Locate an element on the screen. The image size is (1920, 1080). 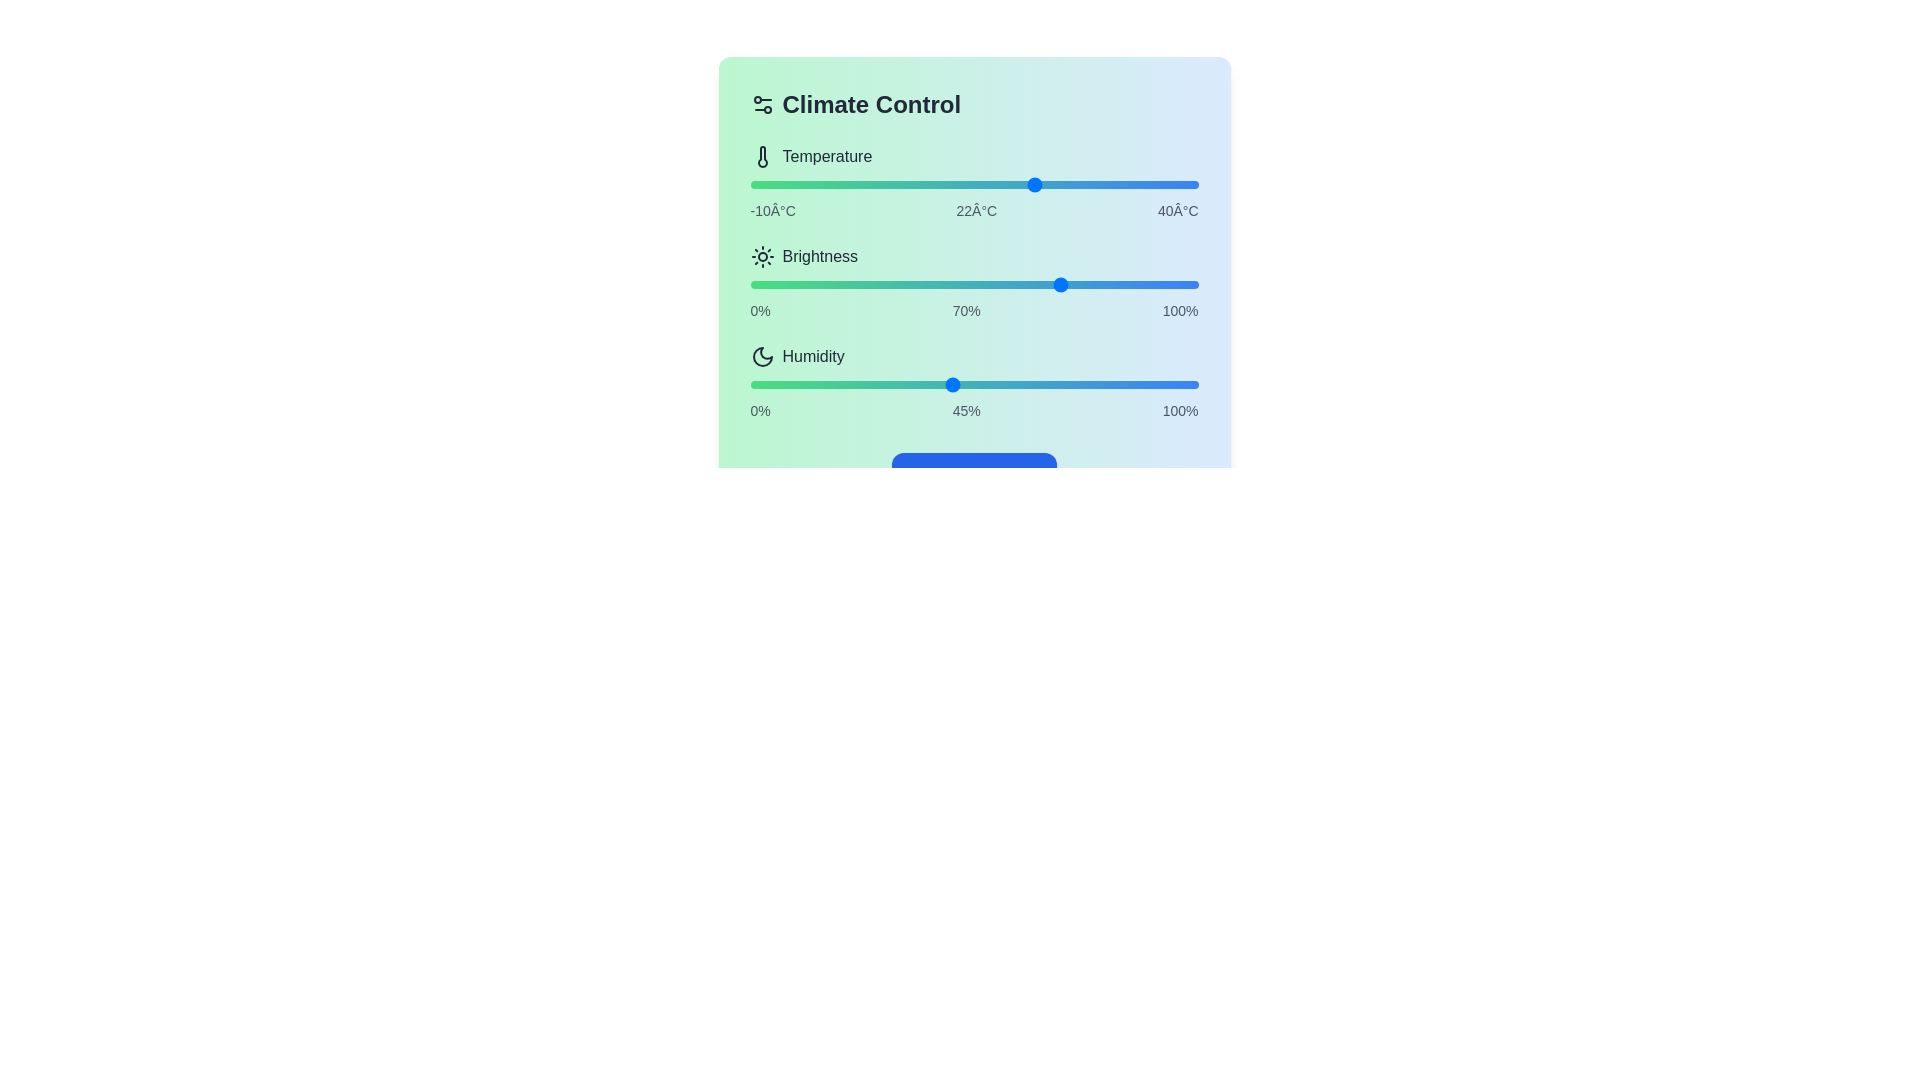
the brightness level is located at coordinates (1167, 285).